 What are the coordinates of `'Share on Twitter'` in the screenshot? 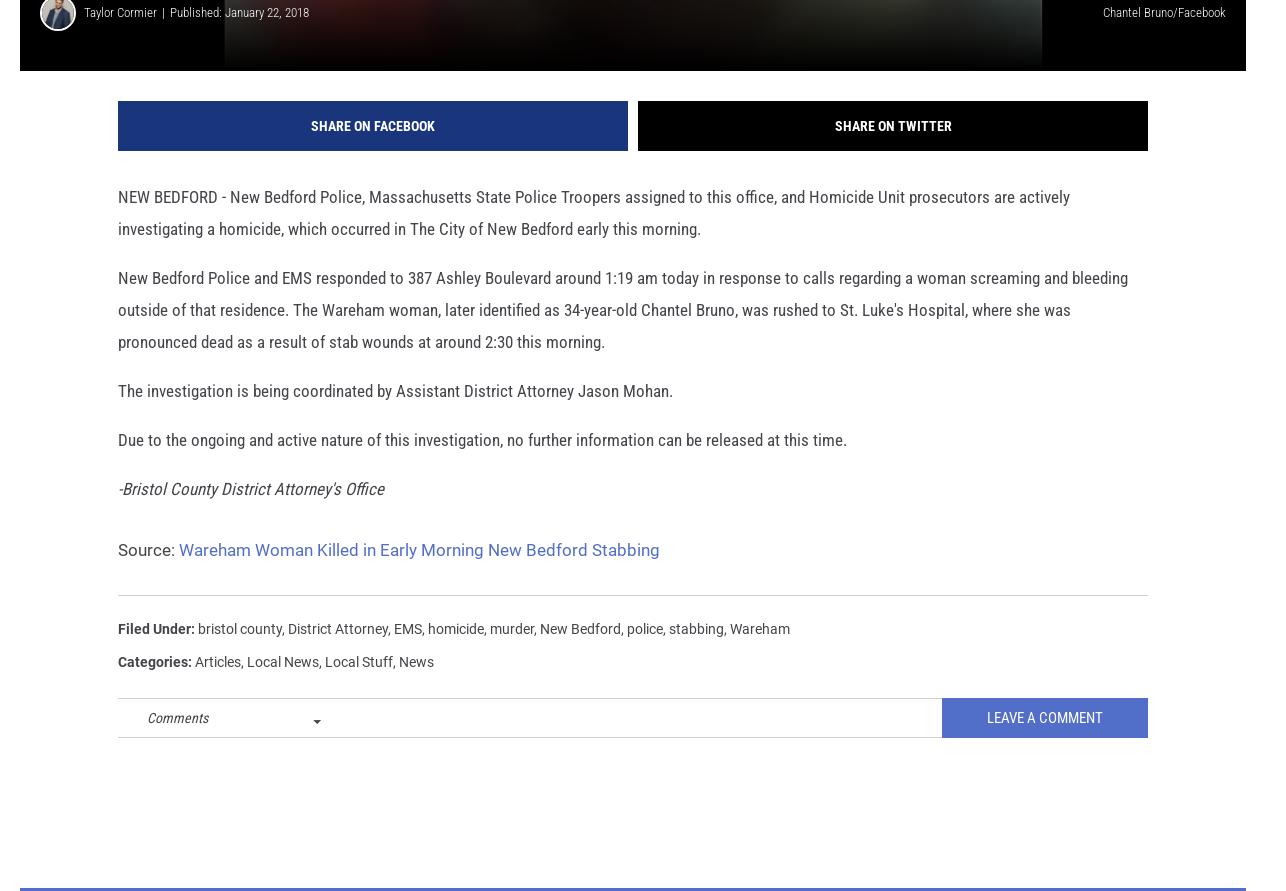 It's located at (833, 151).